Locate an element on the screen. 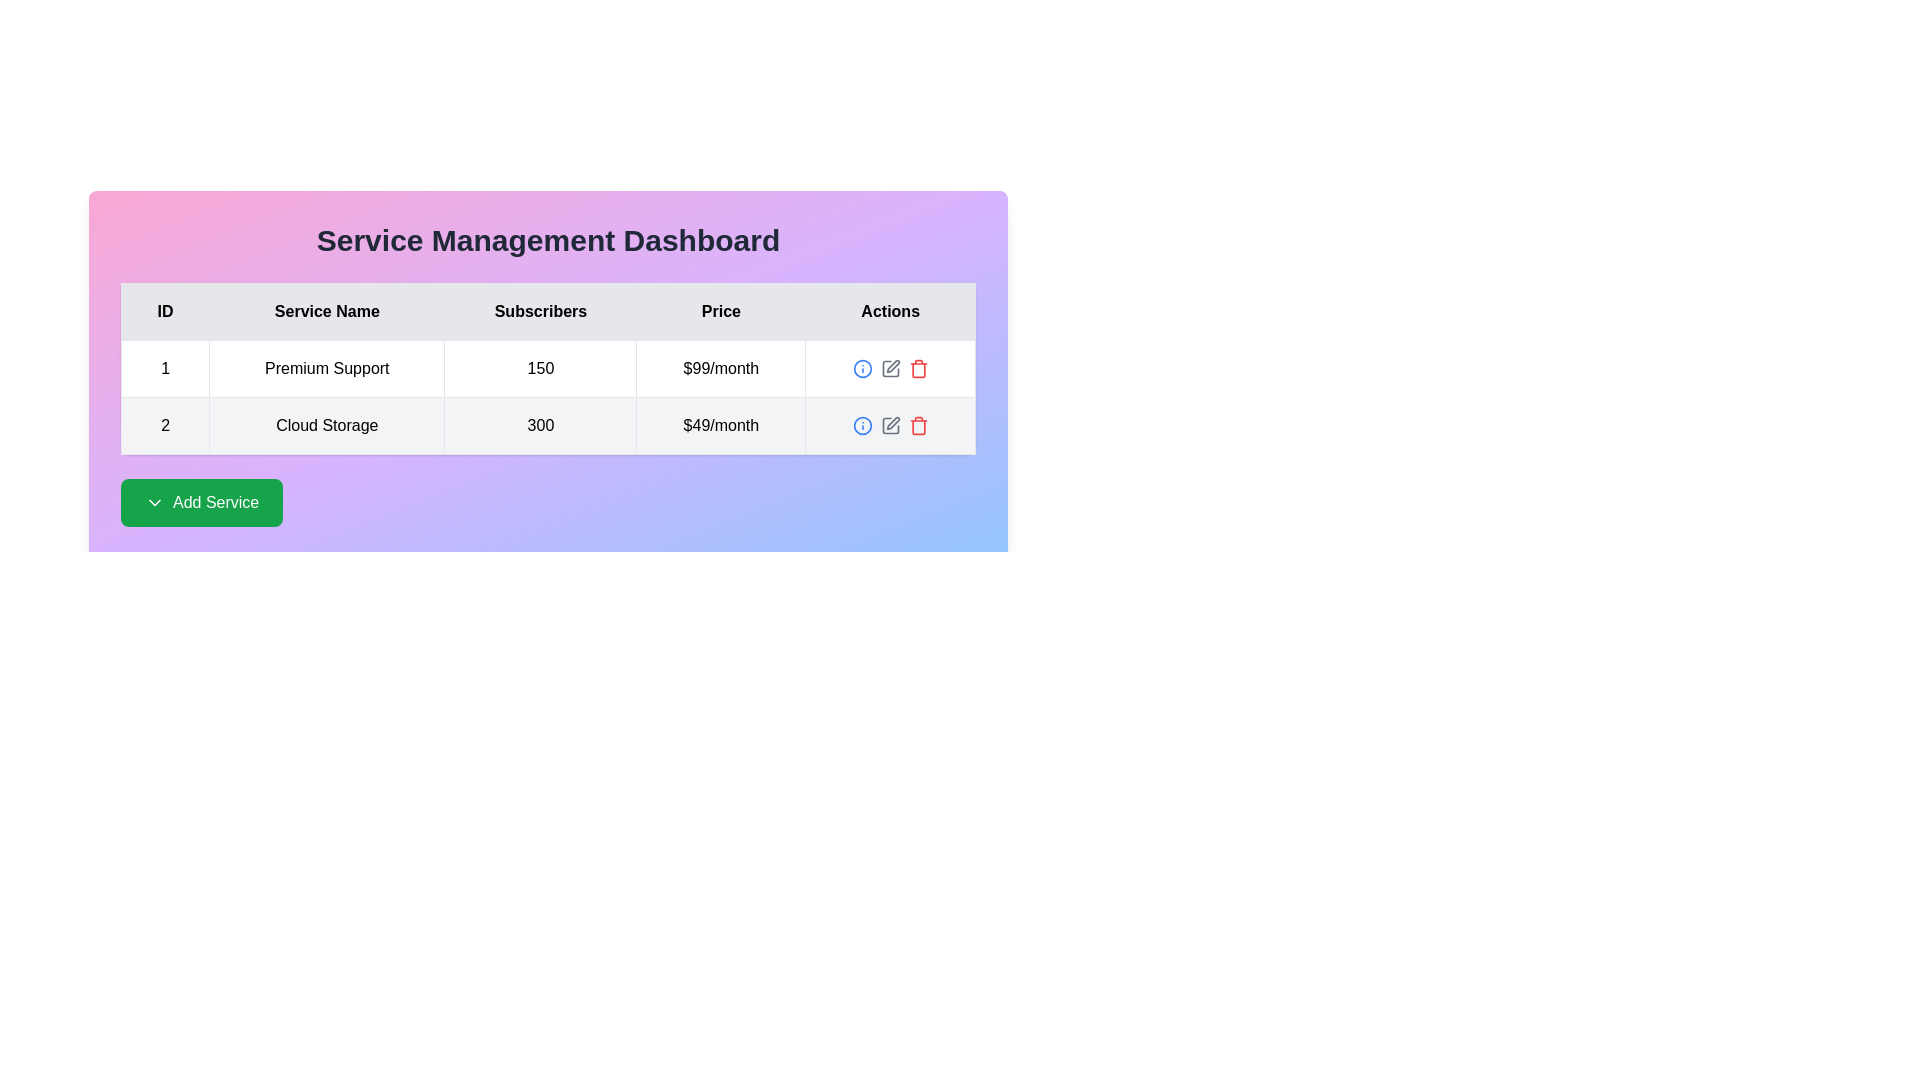 This screenshot has width=1920, height=1080. the static text display showing '150', which is located in the third column of the first row under the 'Subscribers' header, aligned with the 'Premium Support' row is located at coordinates (540, 369).